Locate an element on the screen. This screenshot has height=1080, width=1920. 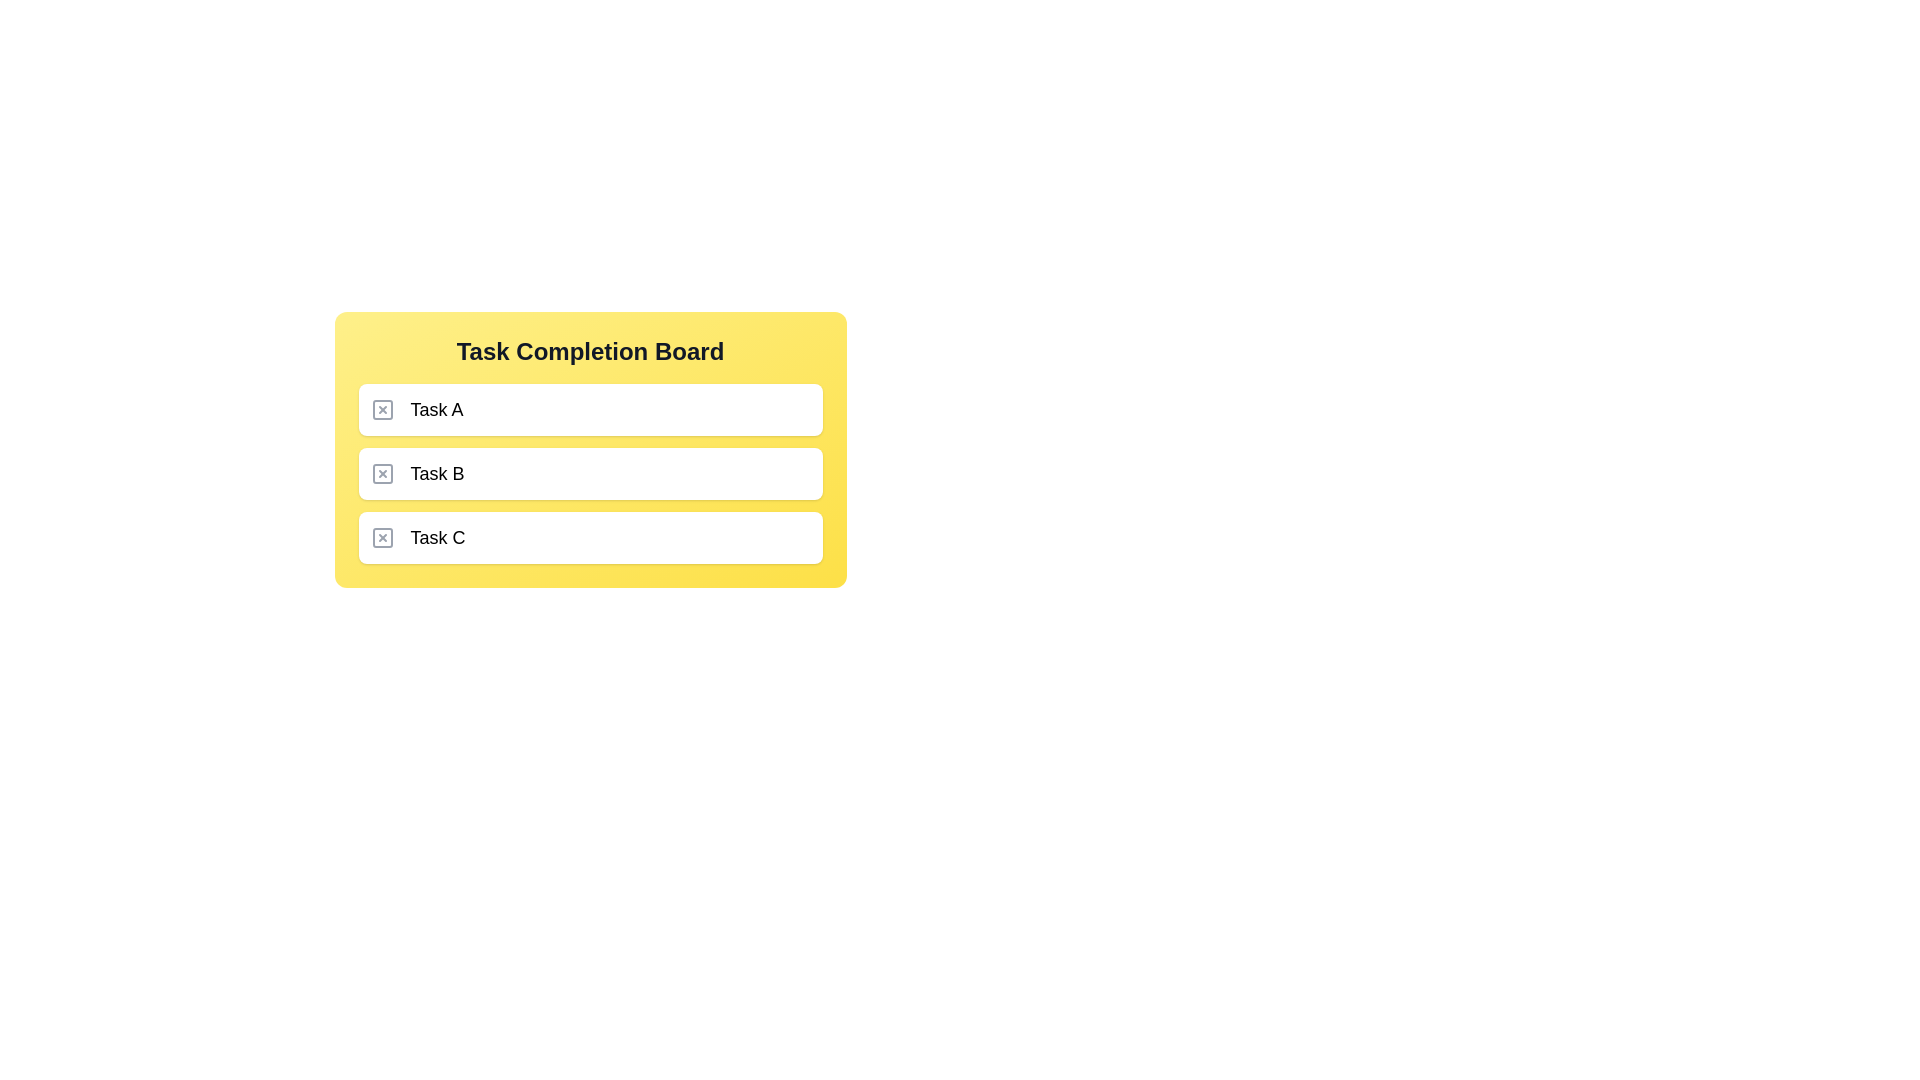
the deletion button located at the far left of the yellow 'Task Completion Board', adjacent to the text label 'Task A' is located at coordinates (382, 408).